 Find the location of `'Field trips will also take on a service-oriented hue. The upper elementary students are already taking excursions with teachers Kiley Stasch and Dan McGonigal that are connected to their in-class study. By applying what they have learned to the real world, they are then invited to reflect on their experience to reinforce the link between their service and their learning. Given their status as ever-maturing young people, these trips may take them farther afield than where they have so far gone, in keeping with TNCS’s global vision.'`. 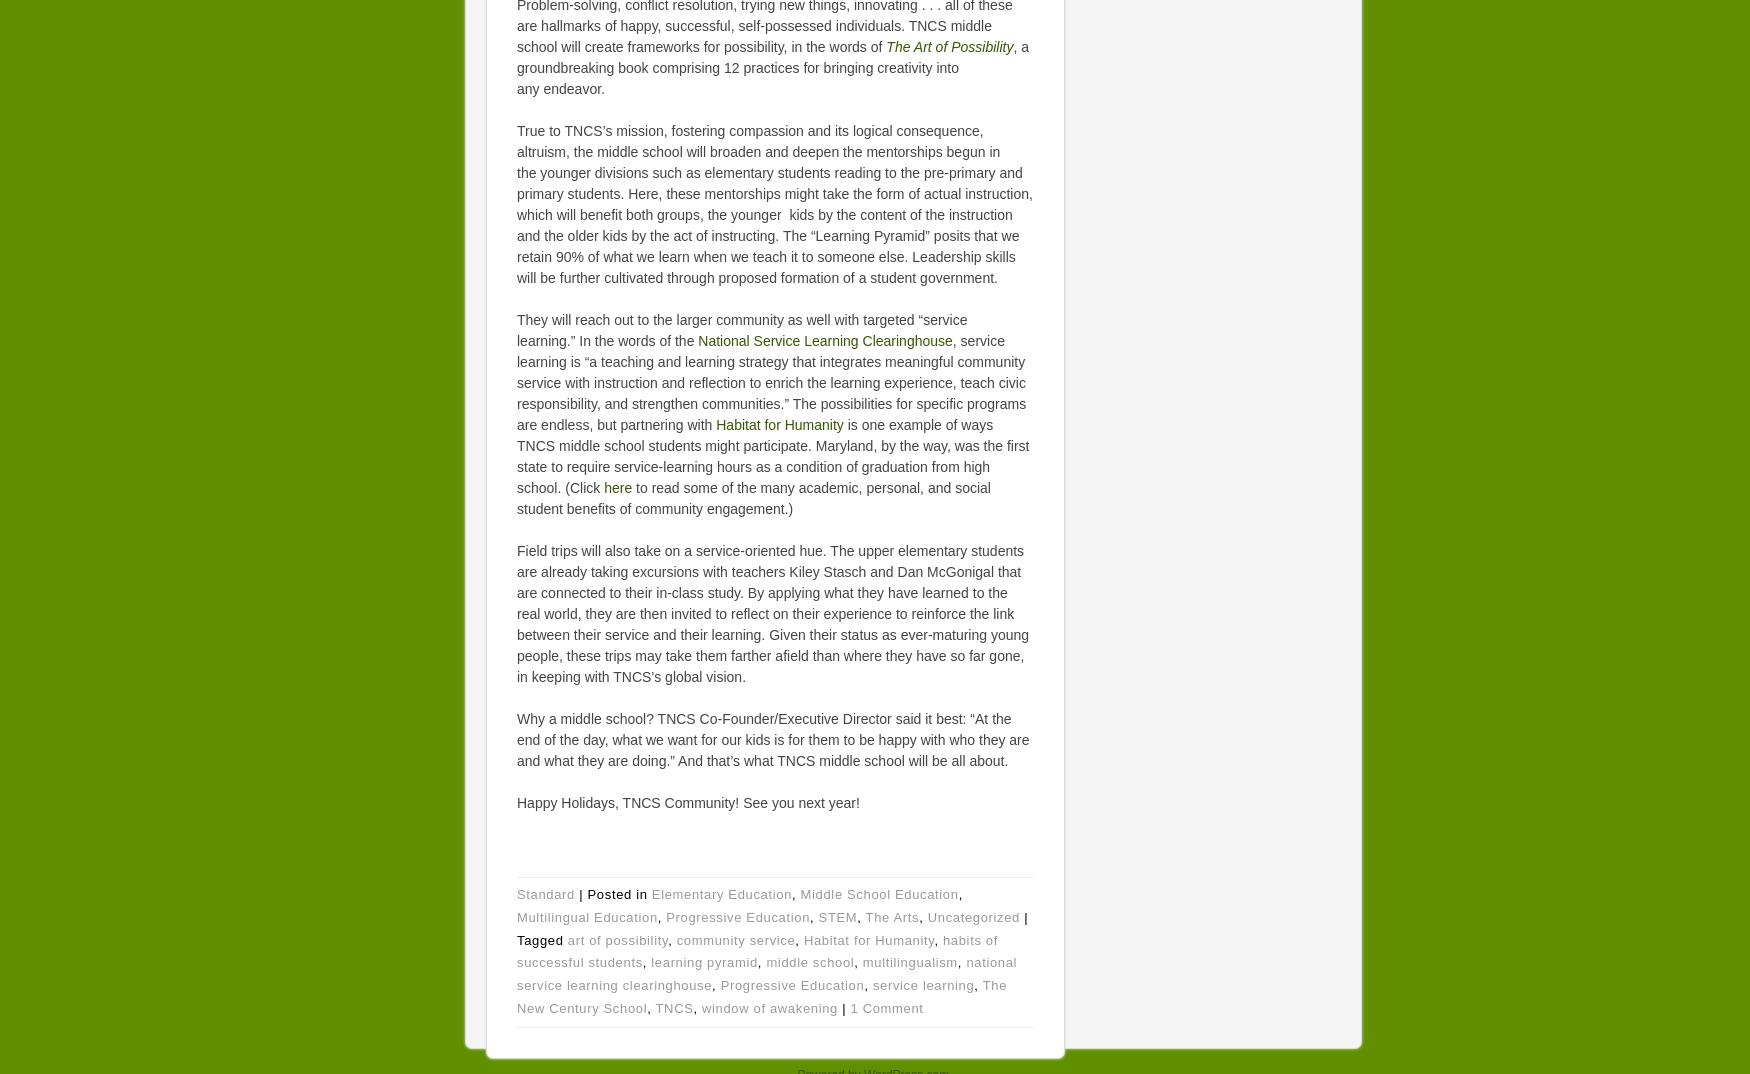

'Field trips will also take on a service-oriented hue. The upper elementary students are already taking excursions with teachers Kiley Stasch and Dan McGonigal that are connected to their in-class study. By applying what they have learned to the real world, they are then invited to reflect on their experience to reinforce the link between their service and their learning. Given their status as ever-maturing young people, these trips may take them farther afield than where they have so far gone, in keeping with TNCS’s global vision.' is located at coordinates (771, 614).